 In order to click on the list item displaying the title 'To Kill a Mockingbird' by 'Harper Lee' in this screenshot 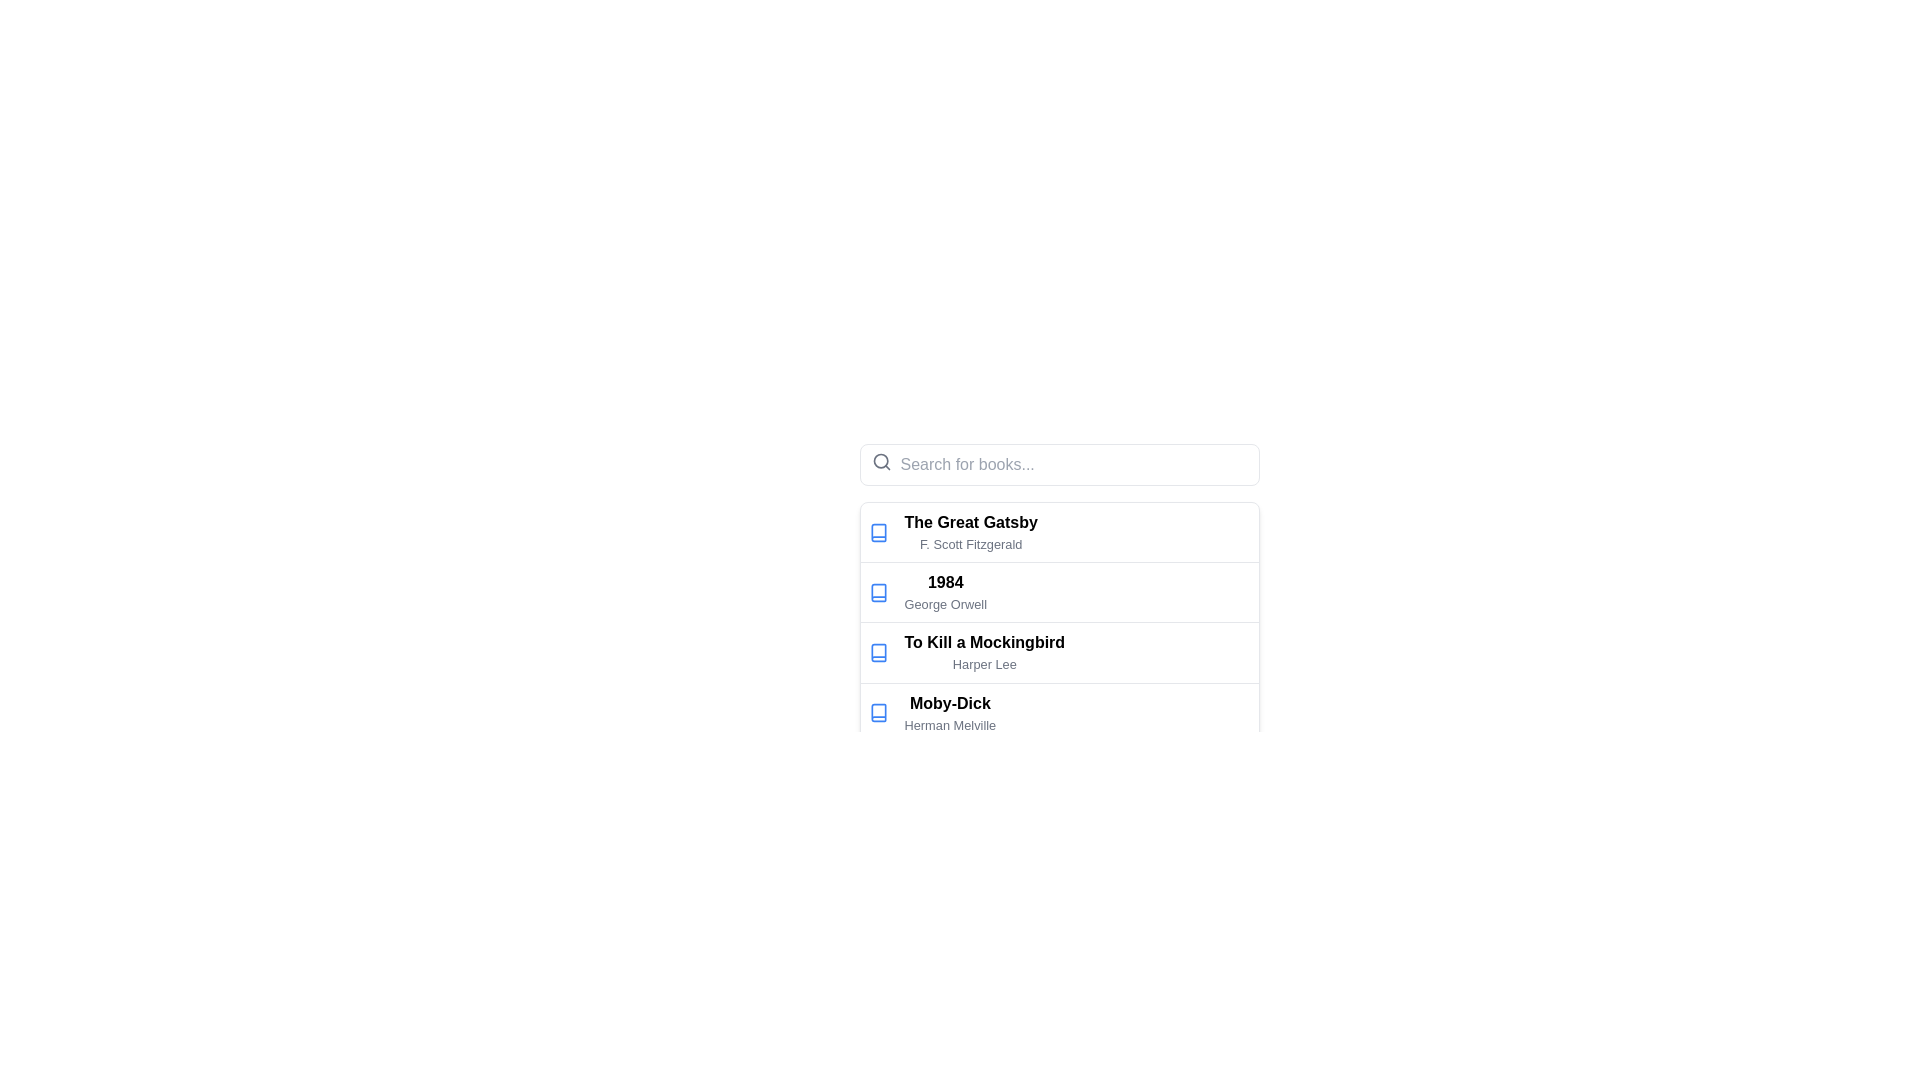, I will do `click(1058, 651)`.